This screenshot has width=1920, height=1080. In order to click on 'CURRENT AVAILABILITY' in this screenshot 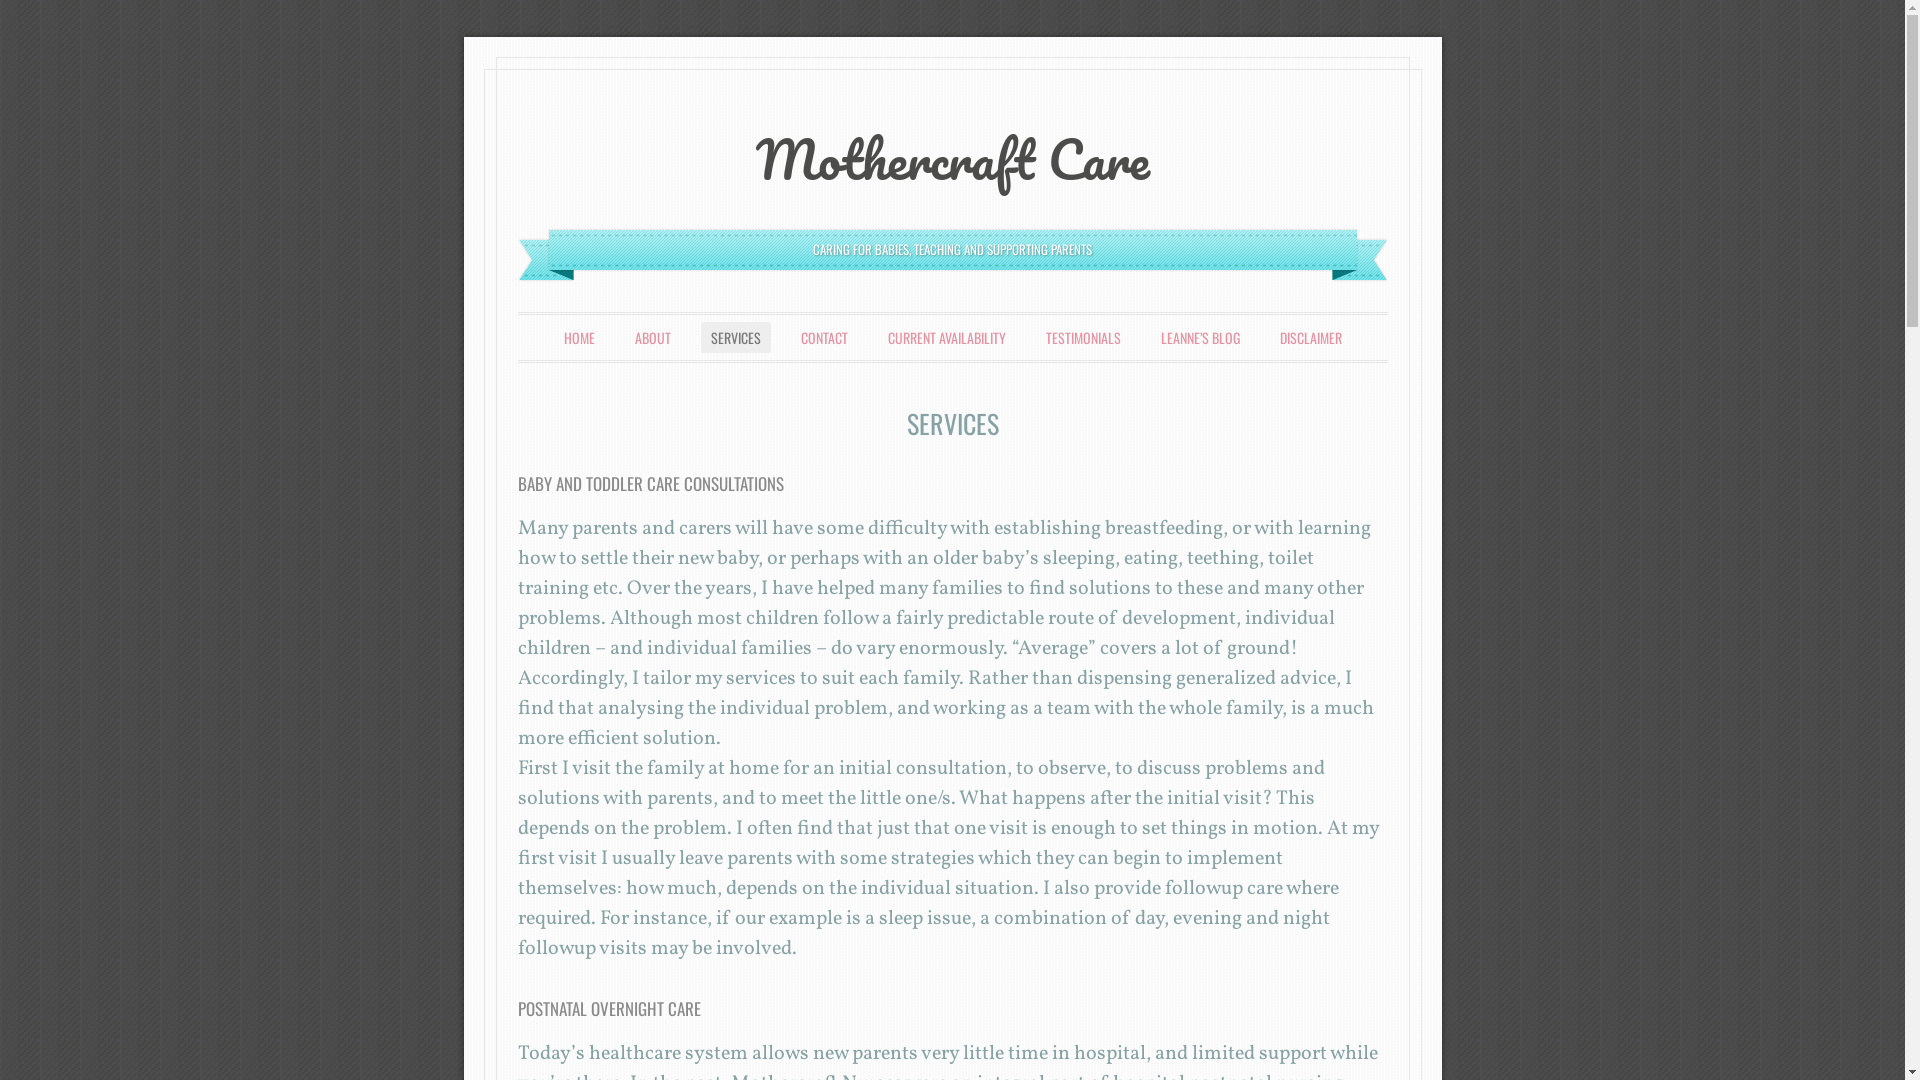, I will do `click(945, 336)`.